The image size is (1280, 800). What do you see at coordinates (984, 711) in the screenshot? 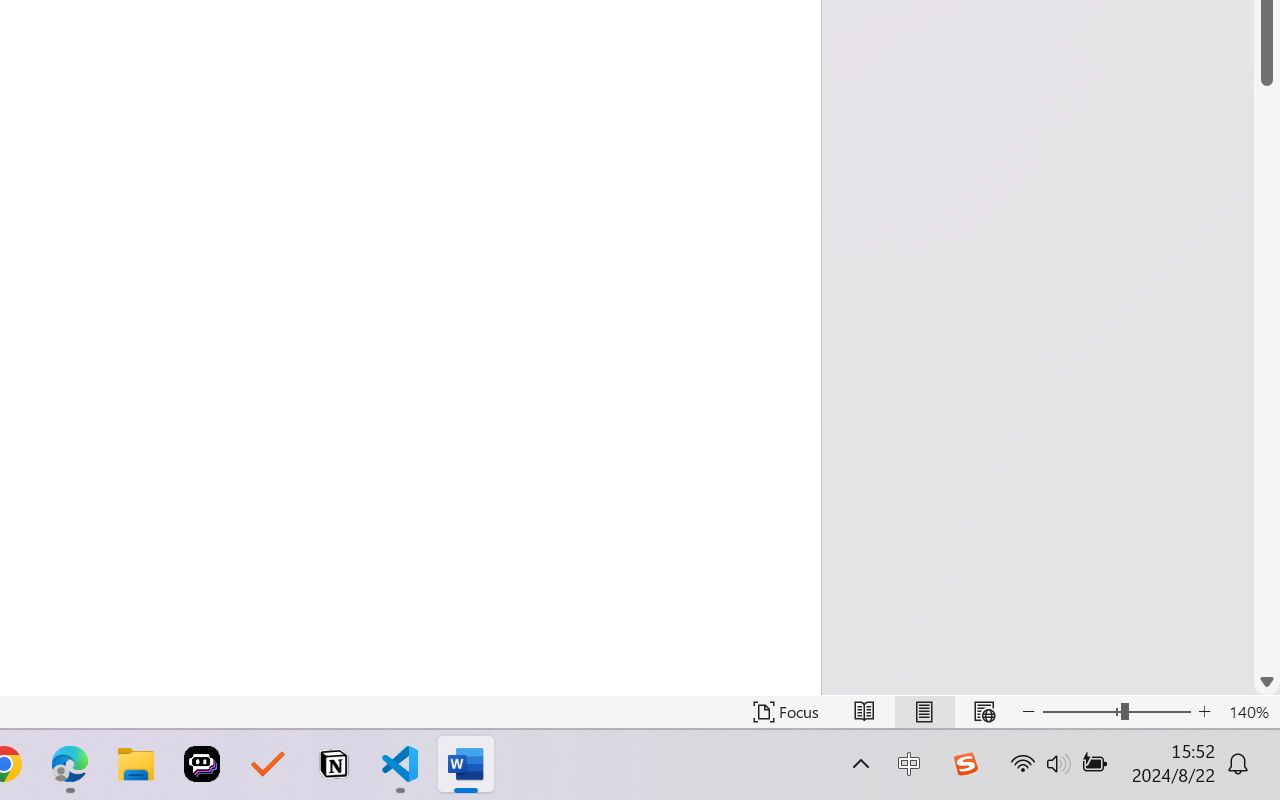
I see `'Web Layout'` at bounding box center [984, 711].